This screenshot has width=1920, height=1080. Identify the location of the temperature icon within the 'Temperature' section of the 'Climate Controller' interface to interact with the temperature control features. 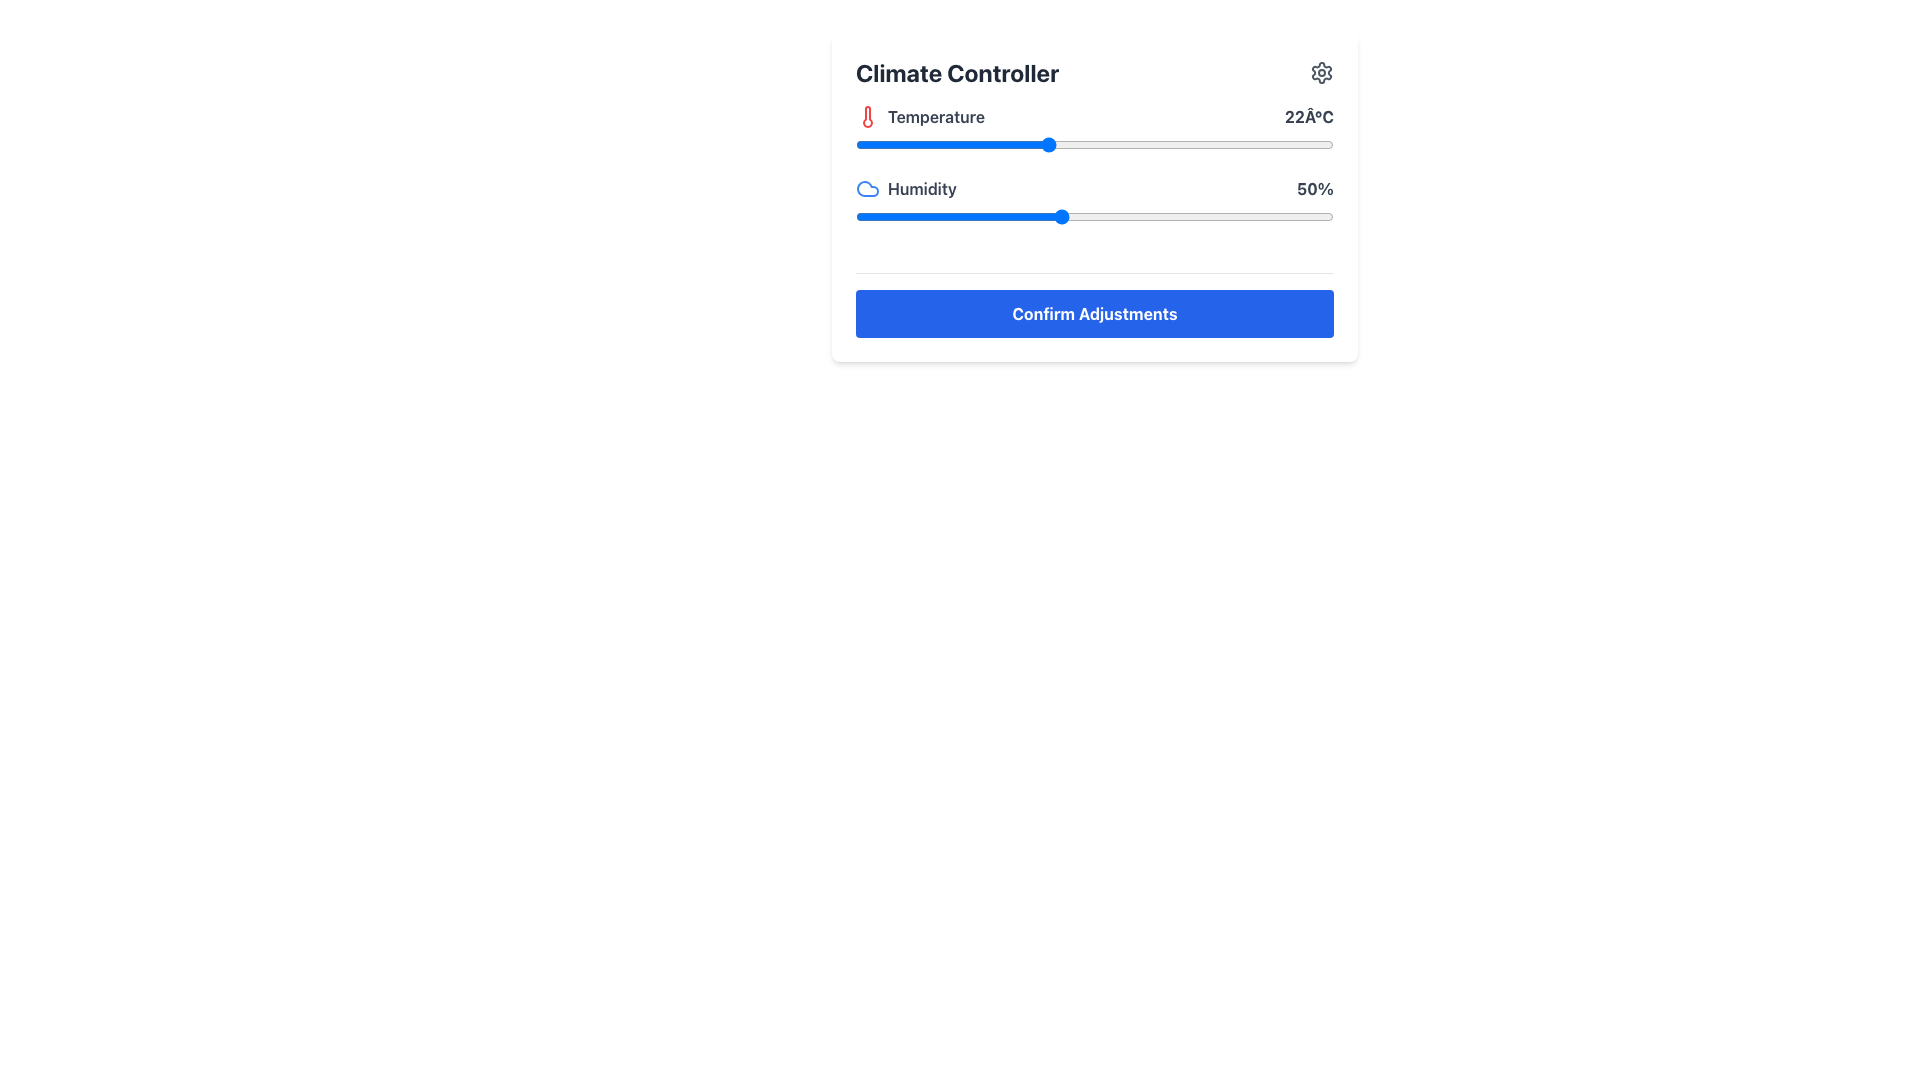
(868, 116).